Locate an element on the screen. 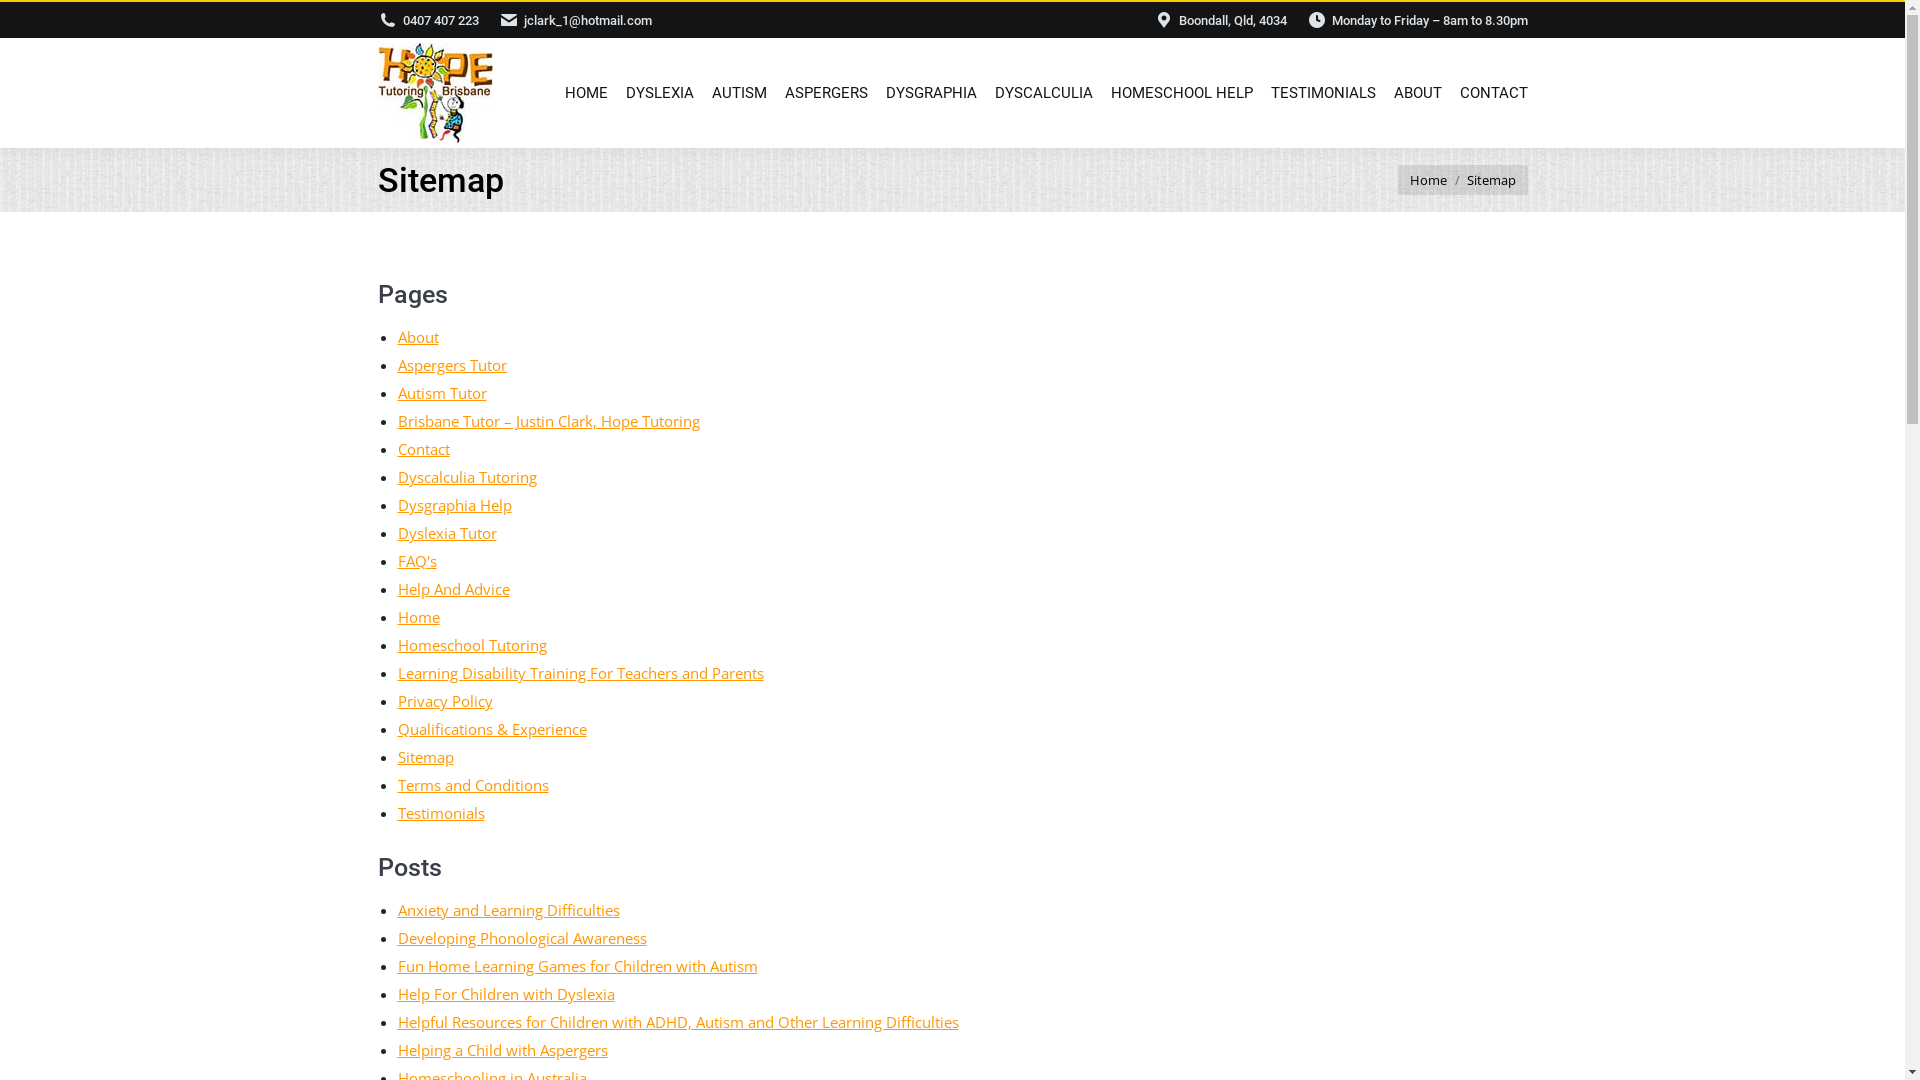  'About' is located at coordinates (417, 335).